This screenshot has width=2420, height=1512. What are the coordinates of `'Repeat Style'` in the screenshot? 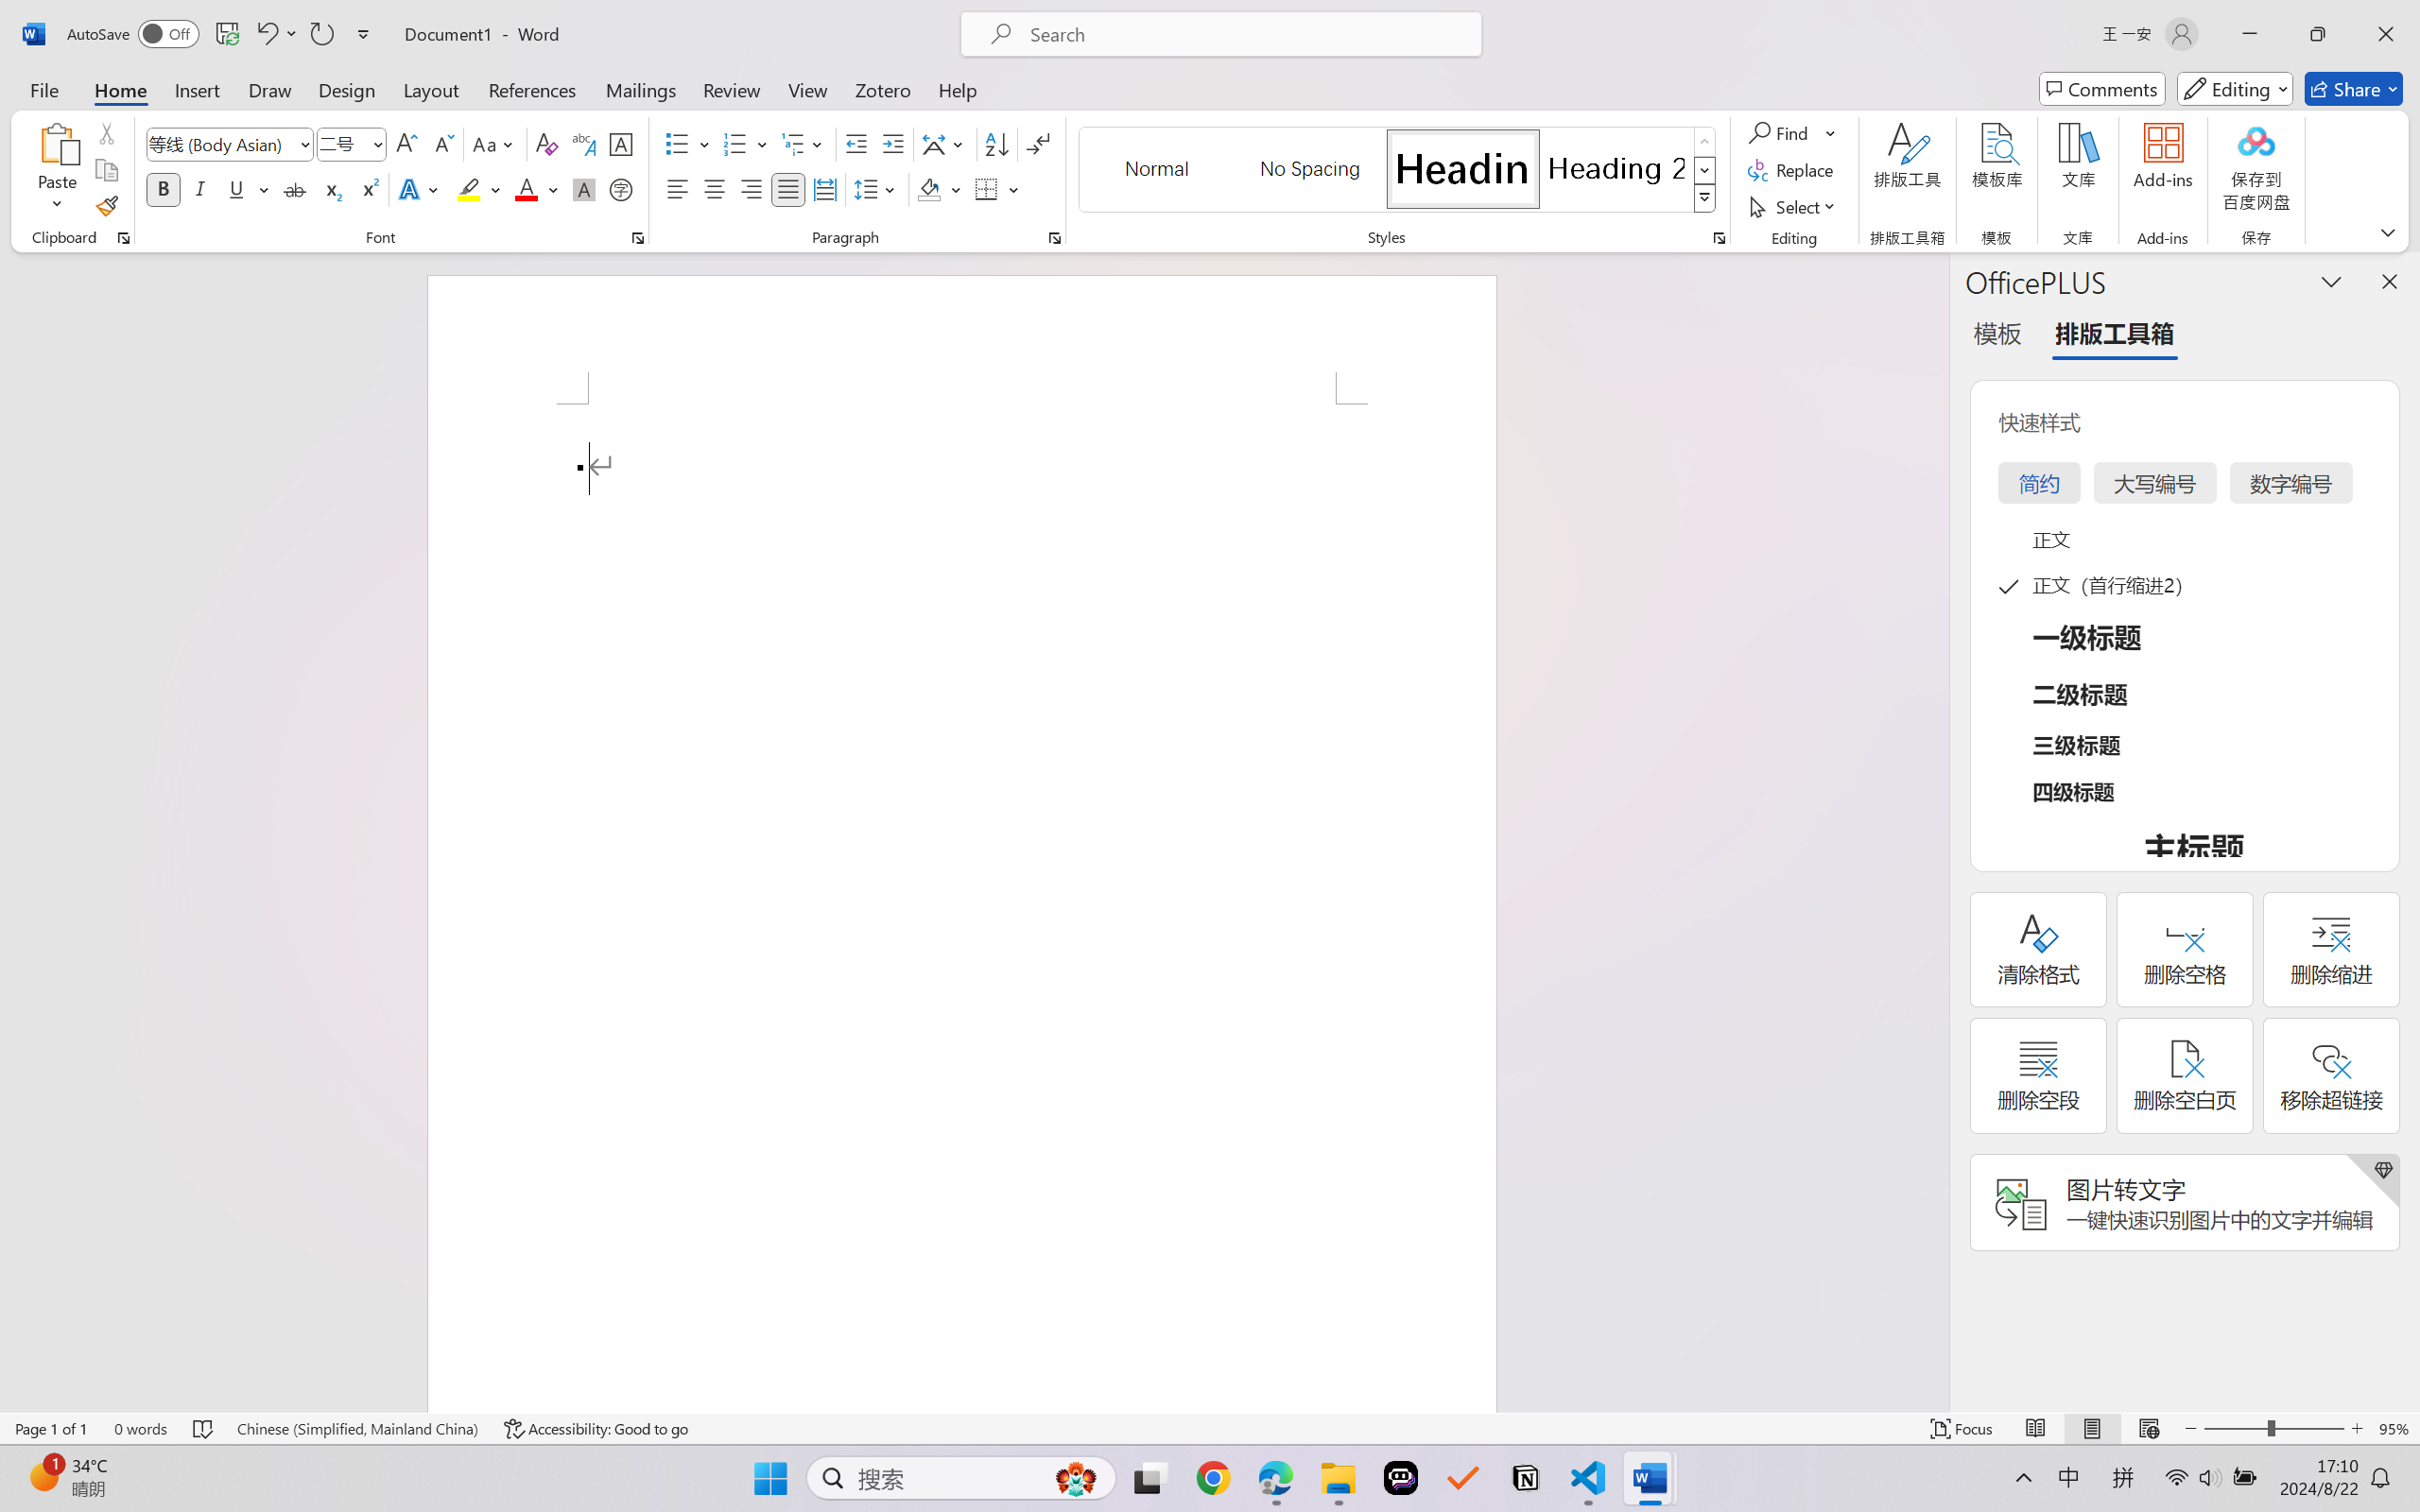 It's located at (320, 33).